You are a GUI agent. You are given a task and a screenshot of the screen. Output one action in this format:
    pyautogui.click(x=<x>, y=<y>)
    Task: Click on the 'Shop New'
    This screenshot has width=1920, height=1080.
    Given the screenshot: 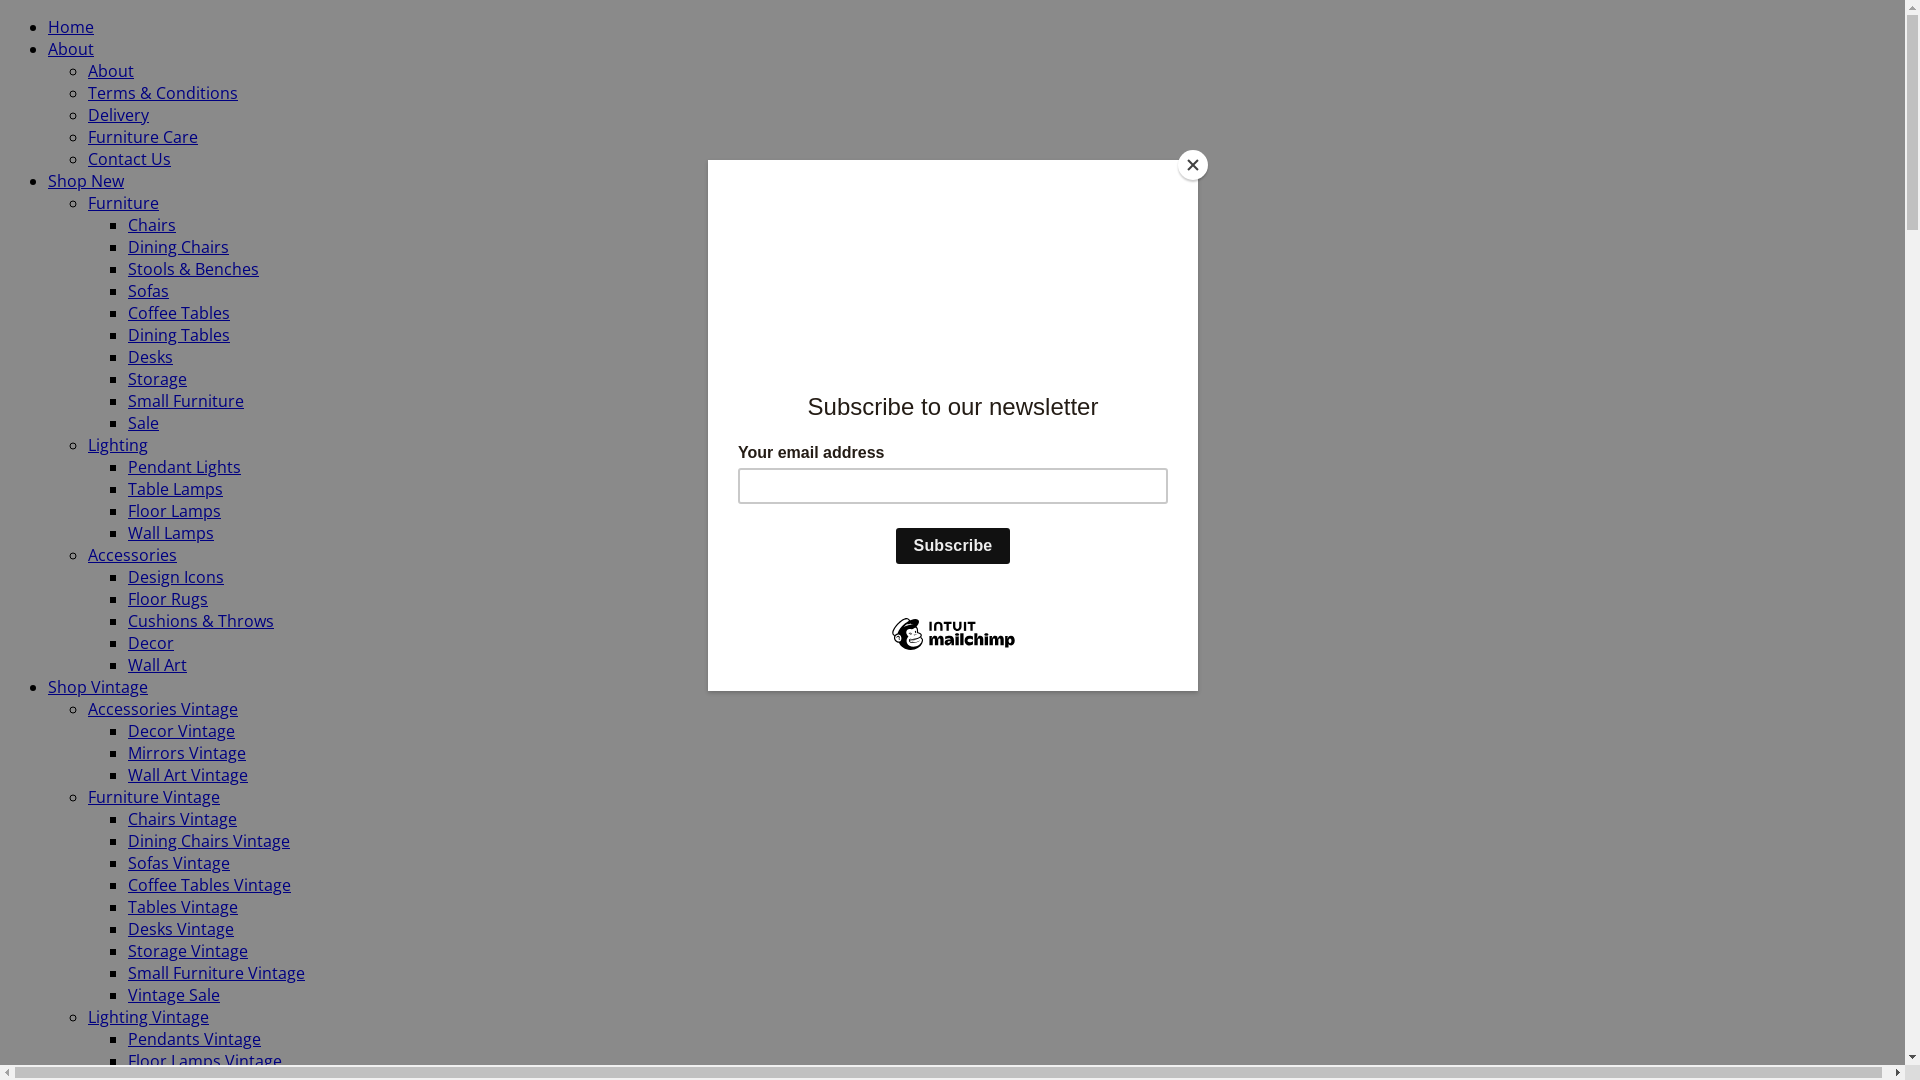 What is the action you would take?
    pyautogui.click(x=85, y=181)
    